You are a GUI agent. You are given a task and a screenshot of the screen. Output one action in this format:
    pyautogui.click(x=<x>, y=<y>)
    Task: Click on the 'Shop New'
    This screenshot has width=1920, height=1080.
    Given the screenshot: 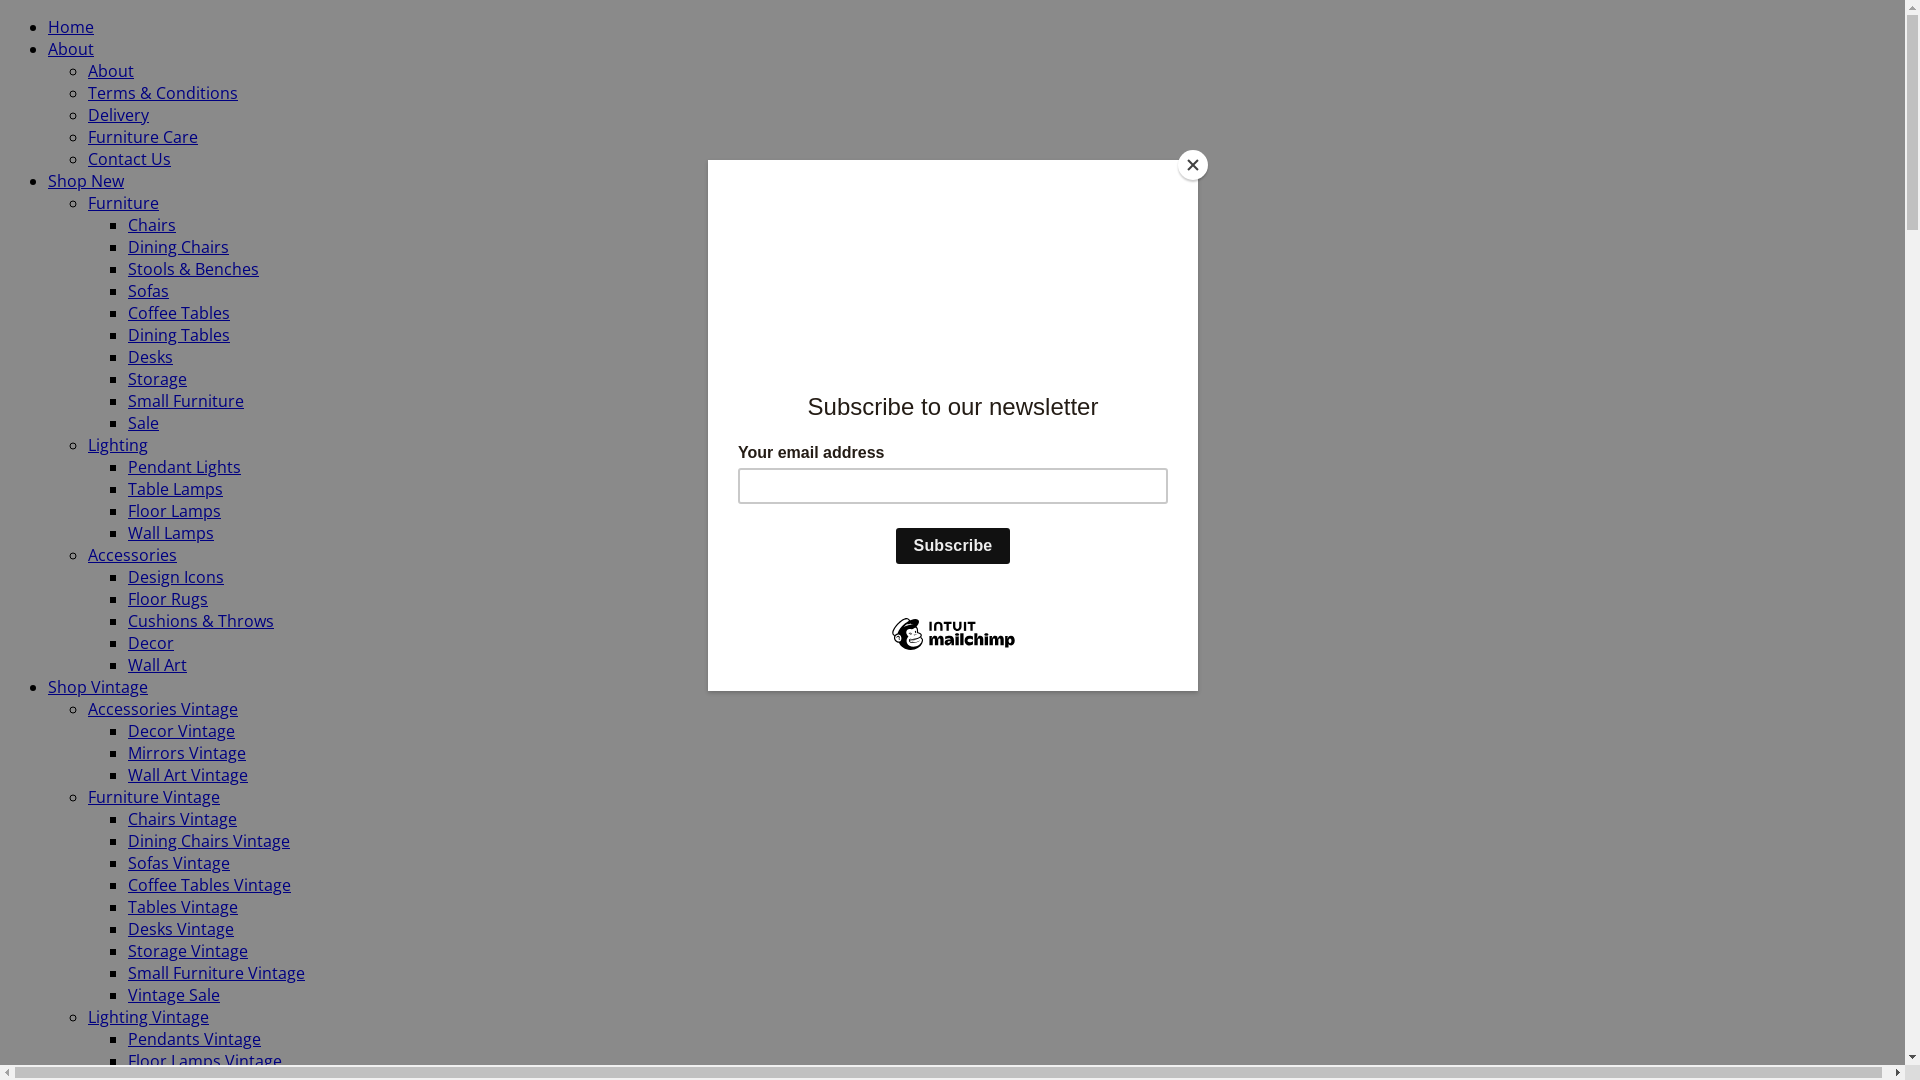 What is the action you would take?
    pyautogui.click(x=85, y=181)
    